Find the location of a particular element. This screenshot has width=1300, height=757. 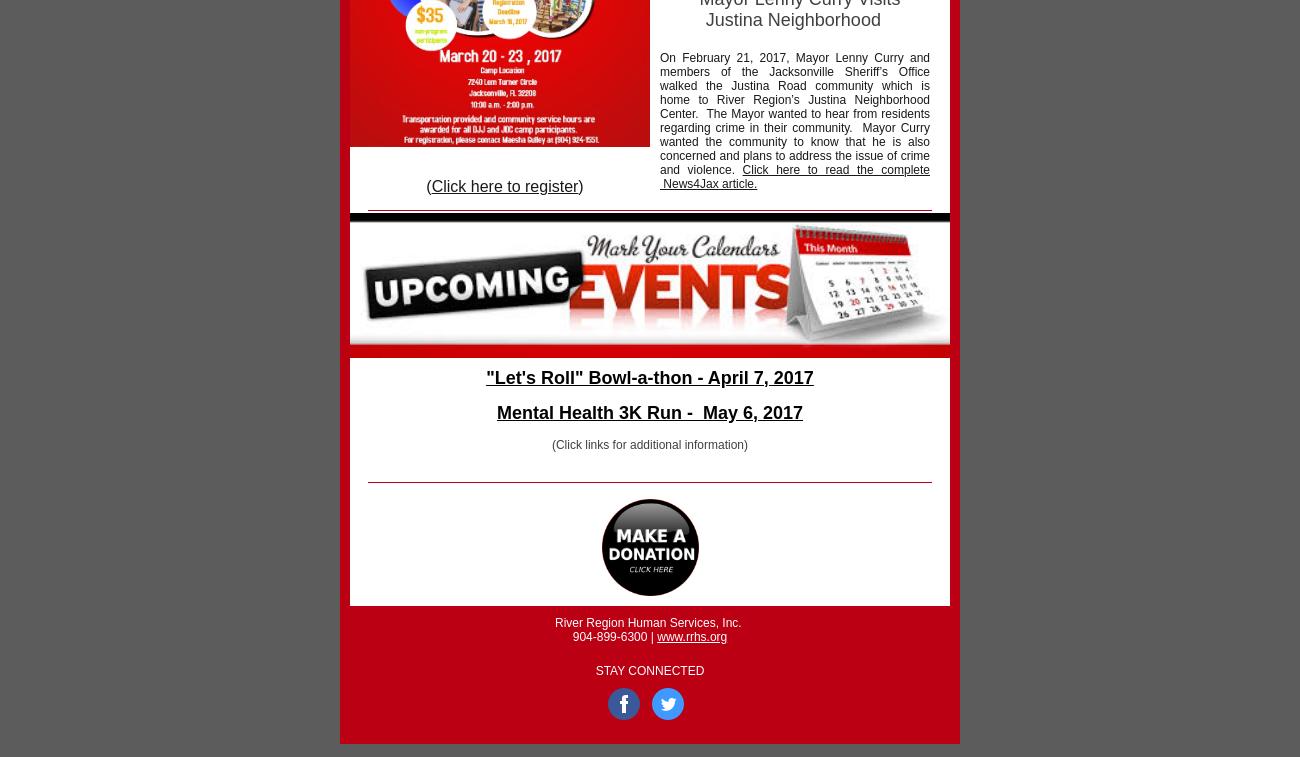

'www.rrhs.org' is located at coordinates (656, 636).